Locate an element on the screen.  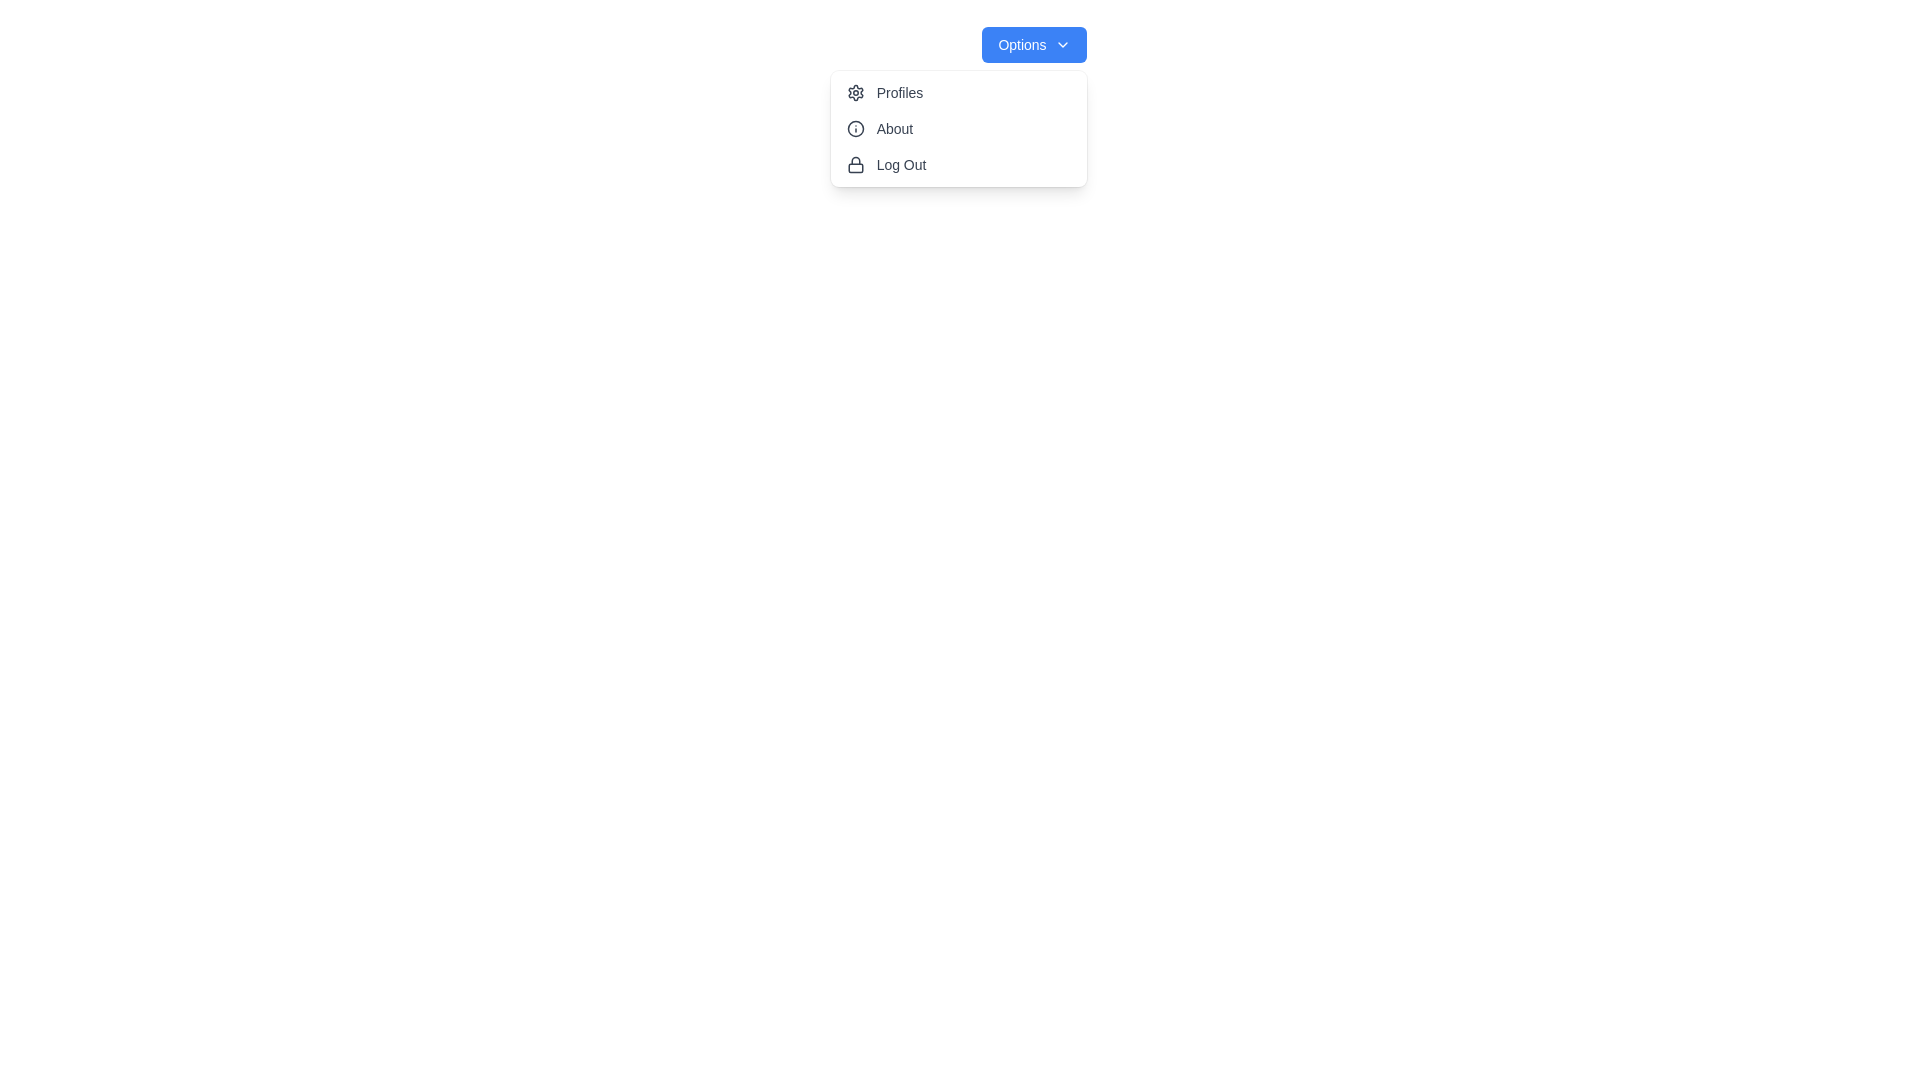
the navigation/settings icon located in the dropdown menu panel, positioned near the top-left corner, below the blue 'Options' button is located at coordinates (855, 92).